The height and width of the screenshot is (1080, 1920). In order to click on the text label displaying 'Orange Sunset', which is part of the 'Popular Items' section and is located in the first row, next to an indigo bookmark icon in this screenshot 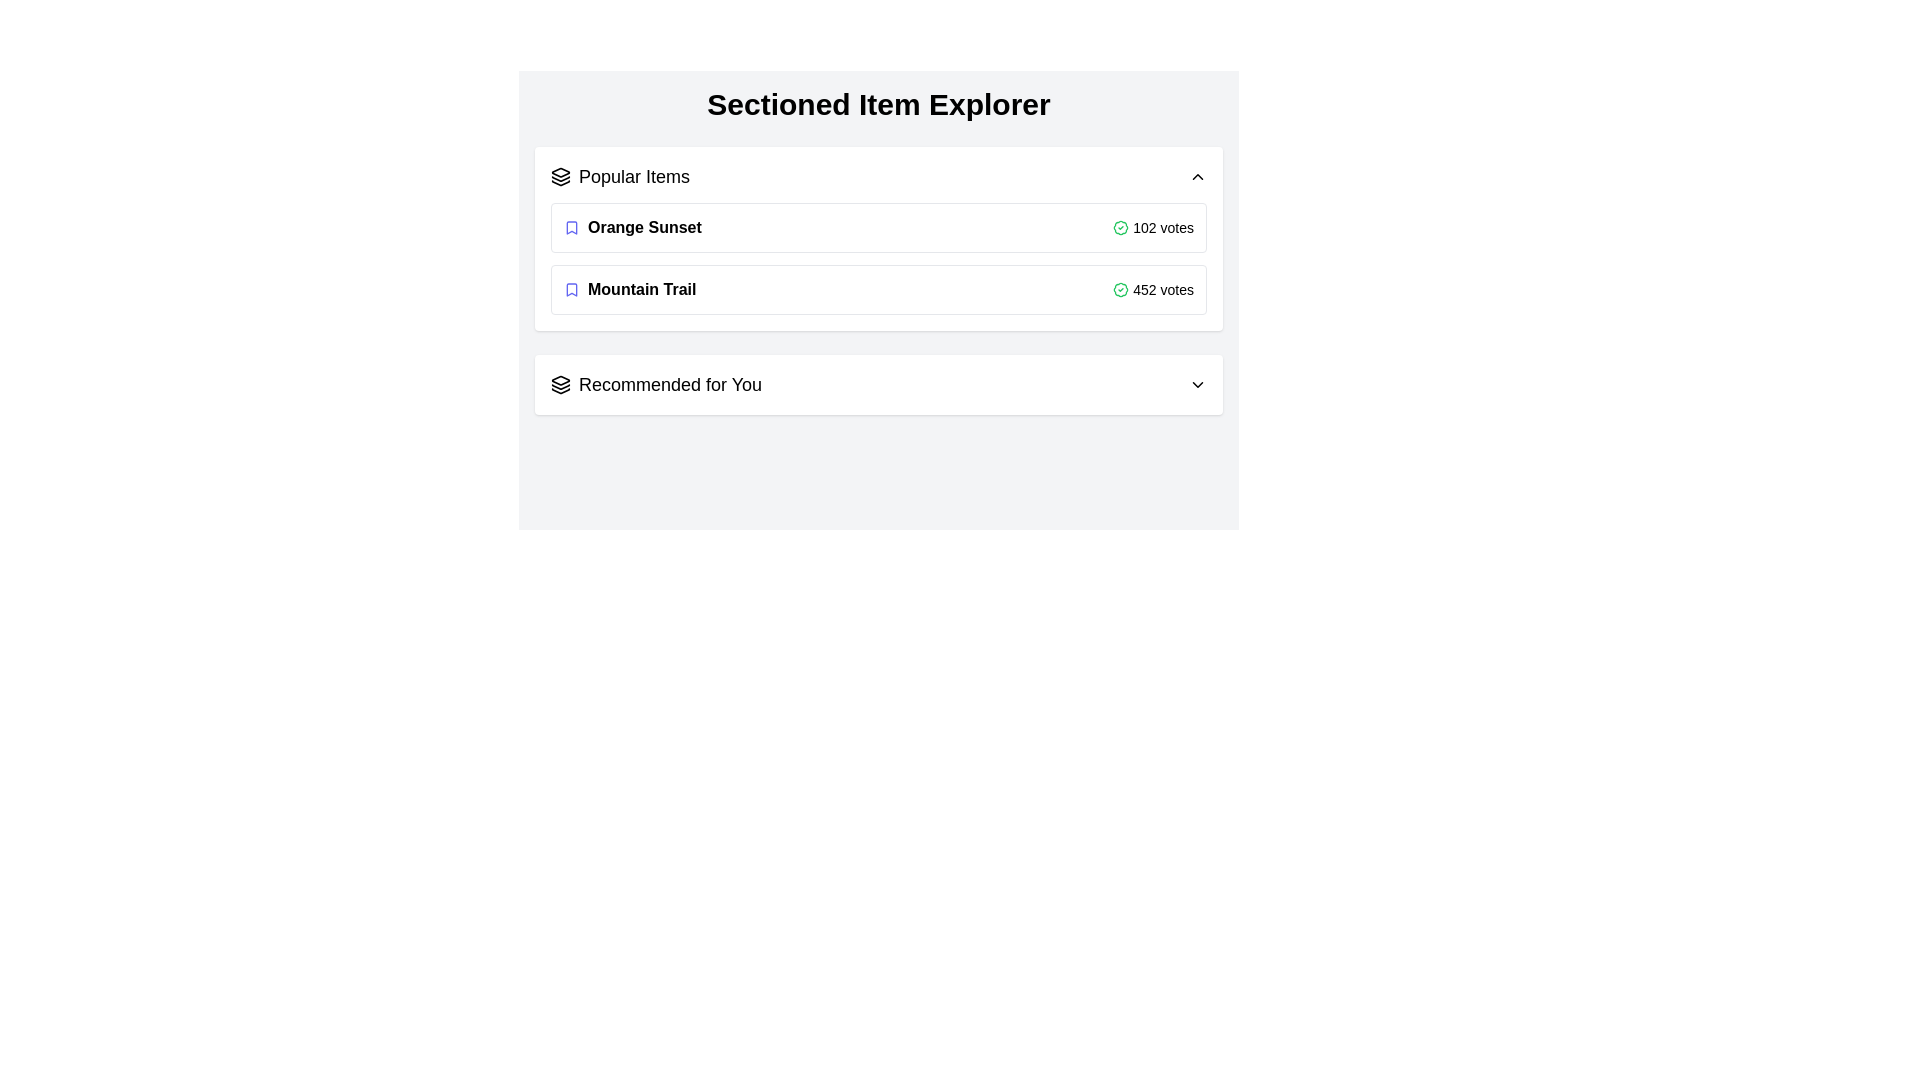, I will do `click(644, 226)`.